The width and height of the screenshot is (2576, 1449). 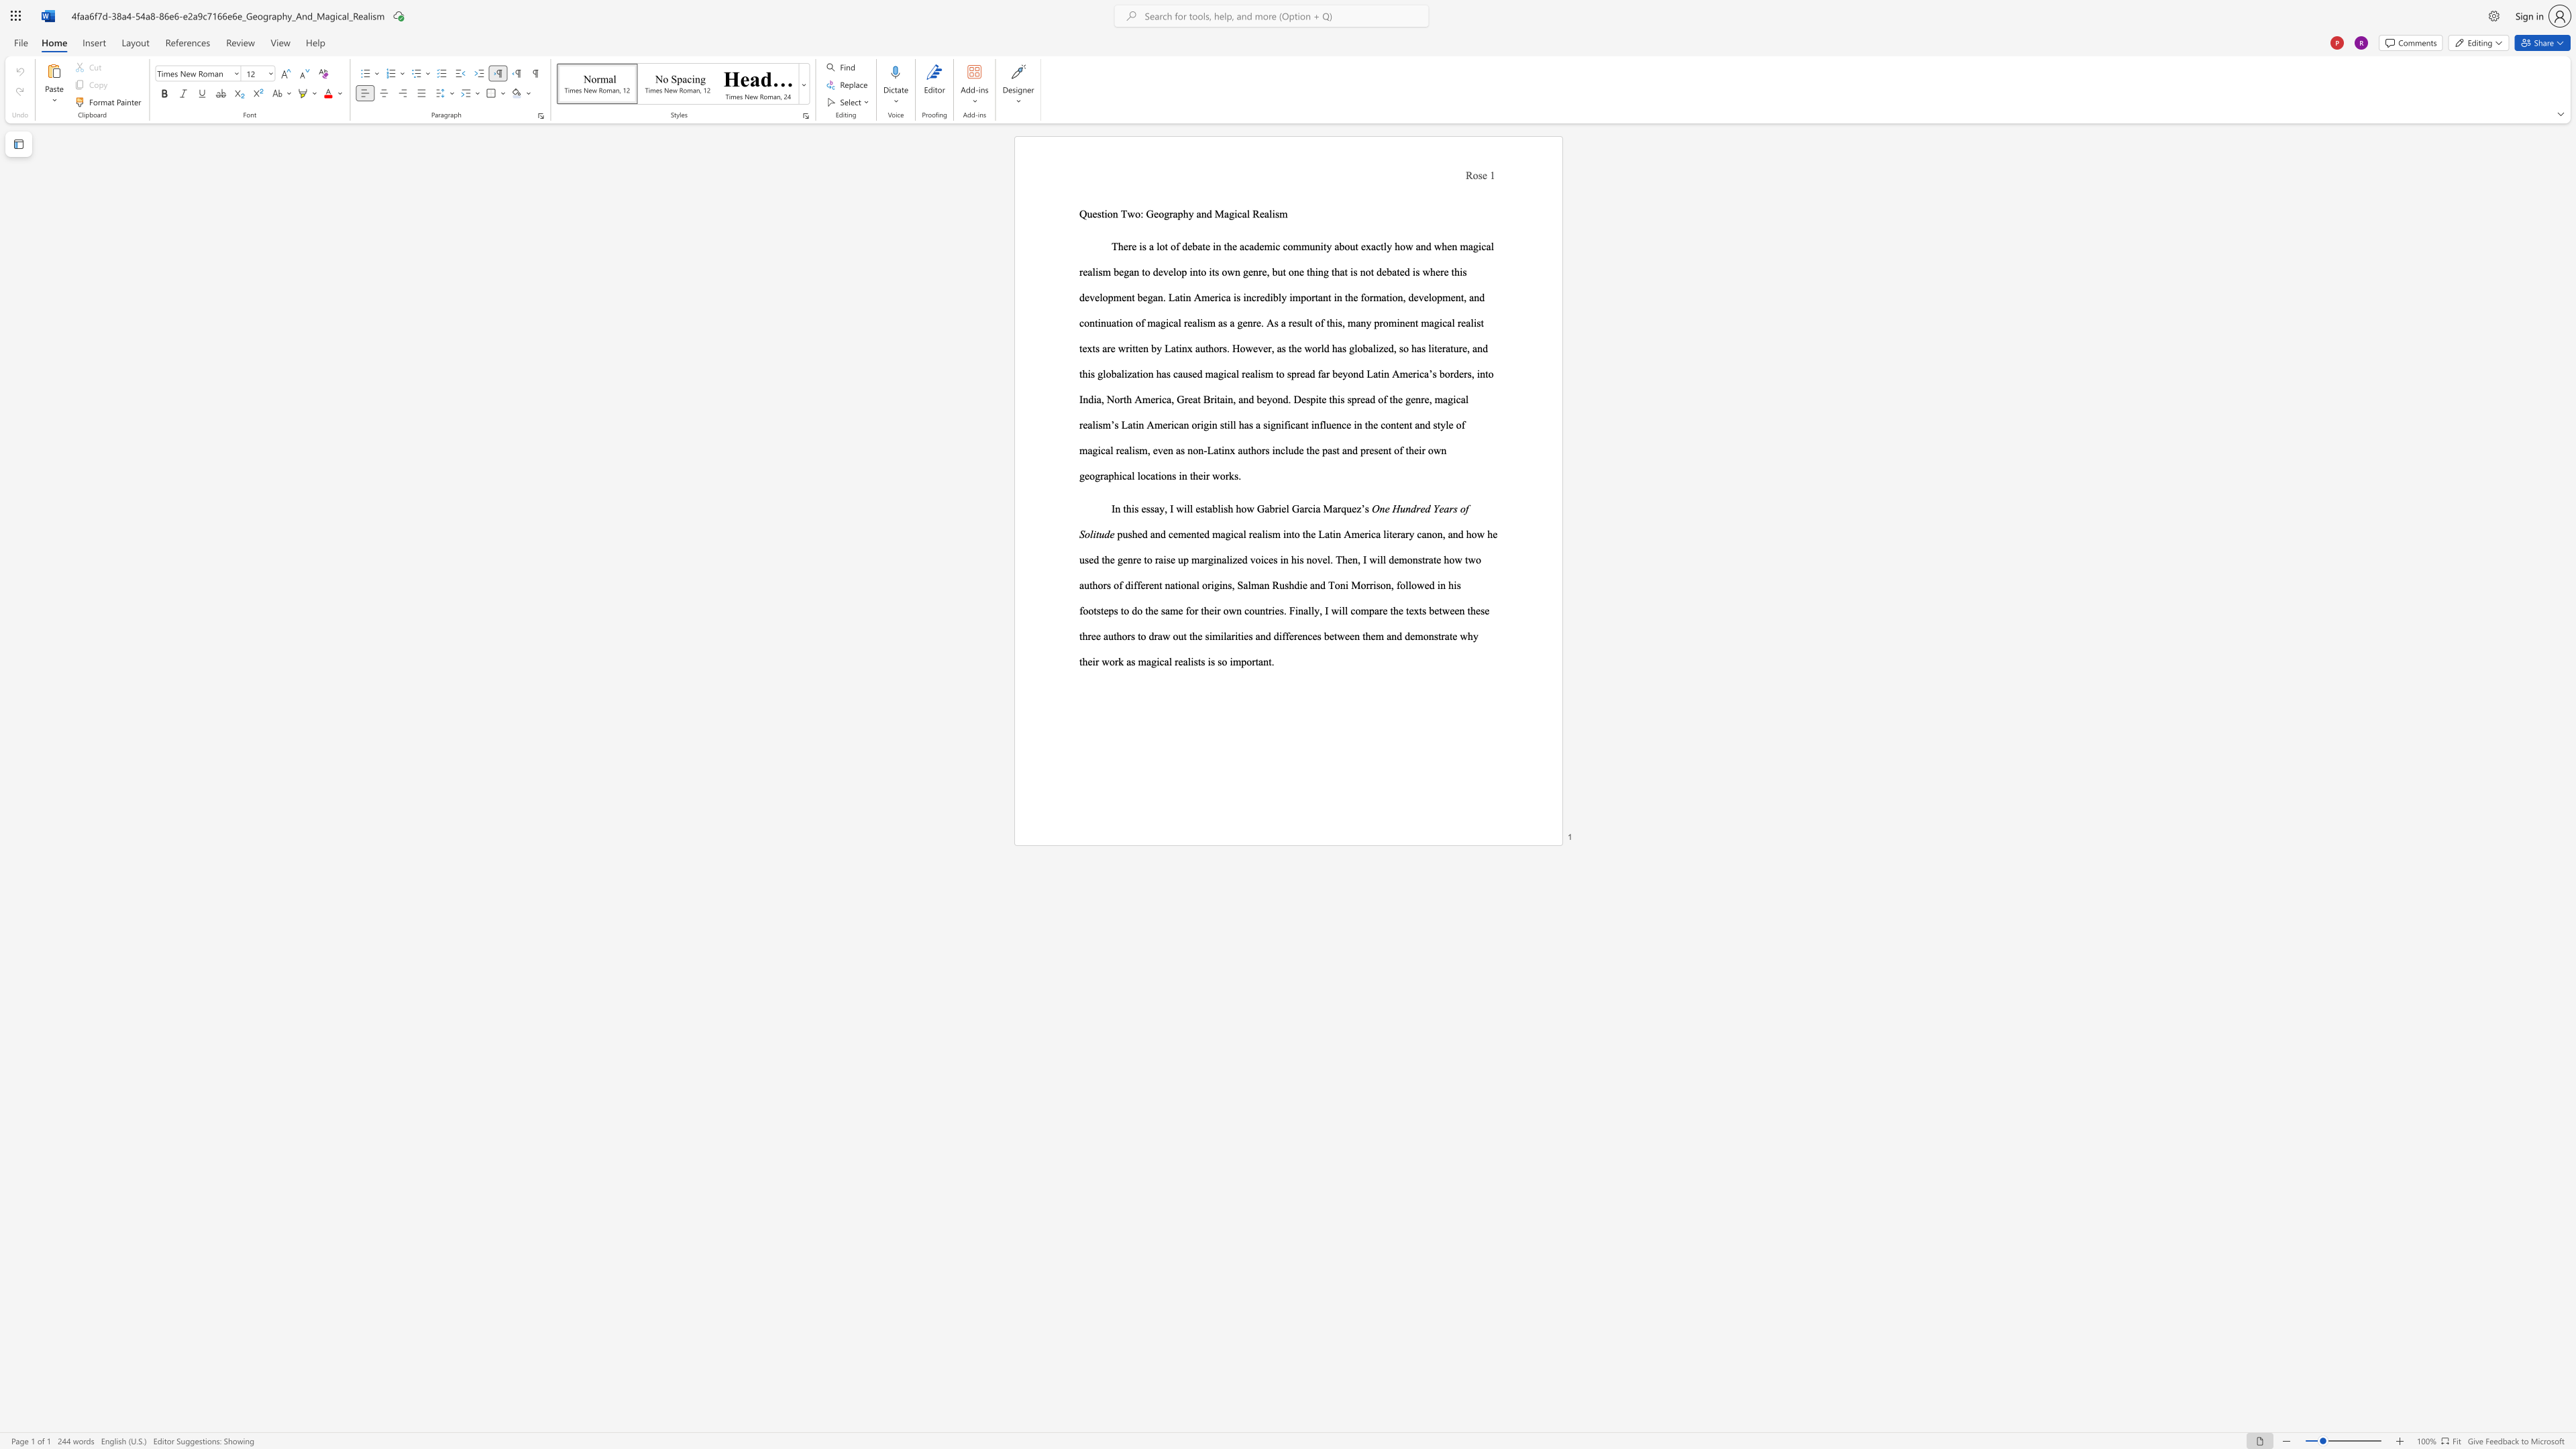 What do you see at coordinates (1249, 558) in the screenshot?
I see `the subset text "voices in his novel. Then, I w" within the text "pushed and cemented magical realism into the Latin America literary canon, and how he used the genre to raise up marginalized voices in his novel. Then, I will"` at bounding box center [1249, 558].